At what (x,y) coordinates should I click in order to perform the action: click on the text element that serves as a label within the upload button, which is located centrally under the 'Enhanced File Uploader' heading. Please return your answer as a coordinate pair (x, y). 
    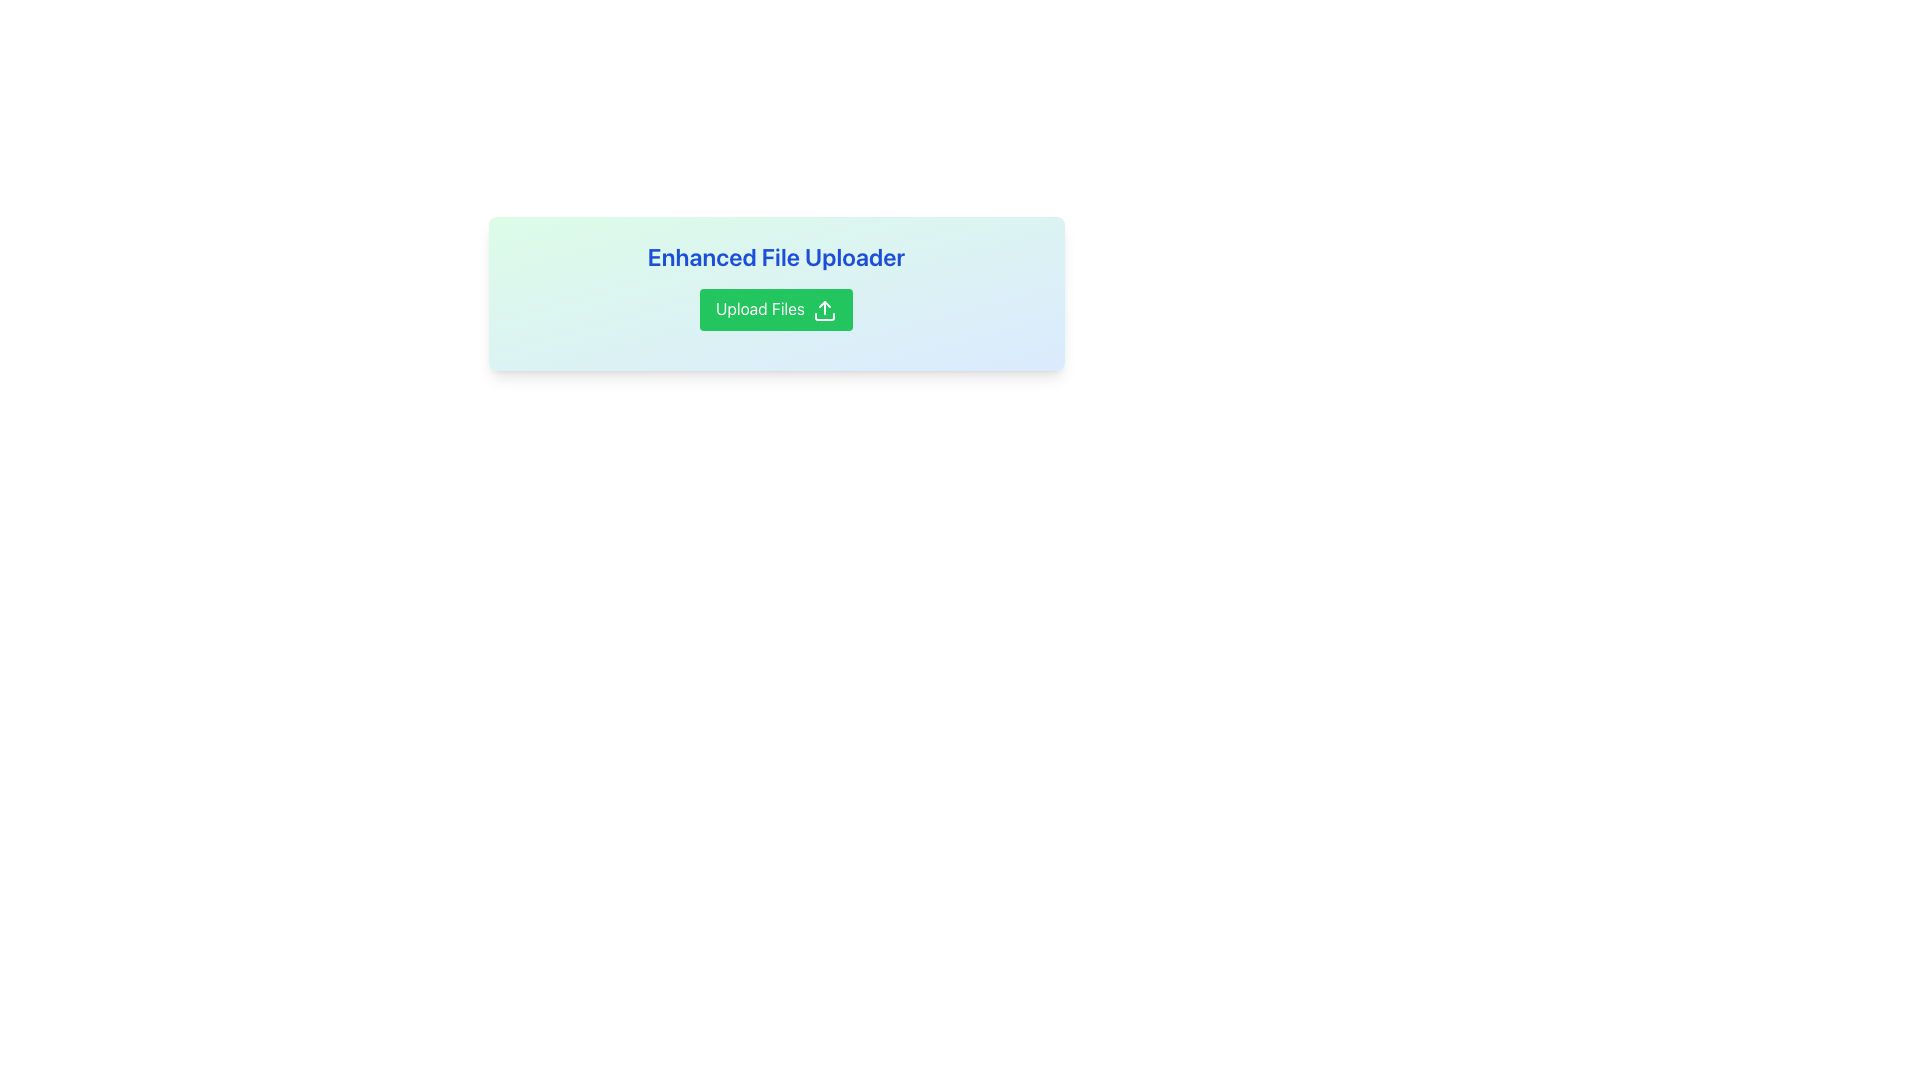
    Looking at the image, I should click on (759, 308).